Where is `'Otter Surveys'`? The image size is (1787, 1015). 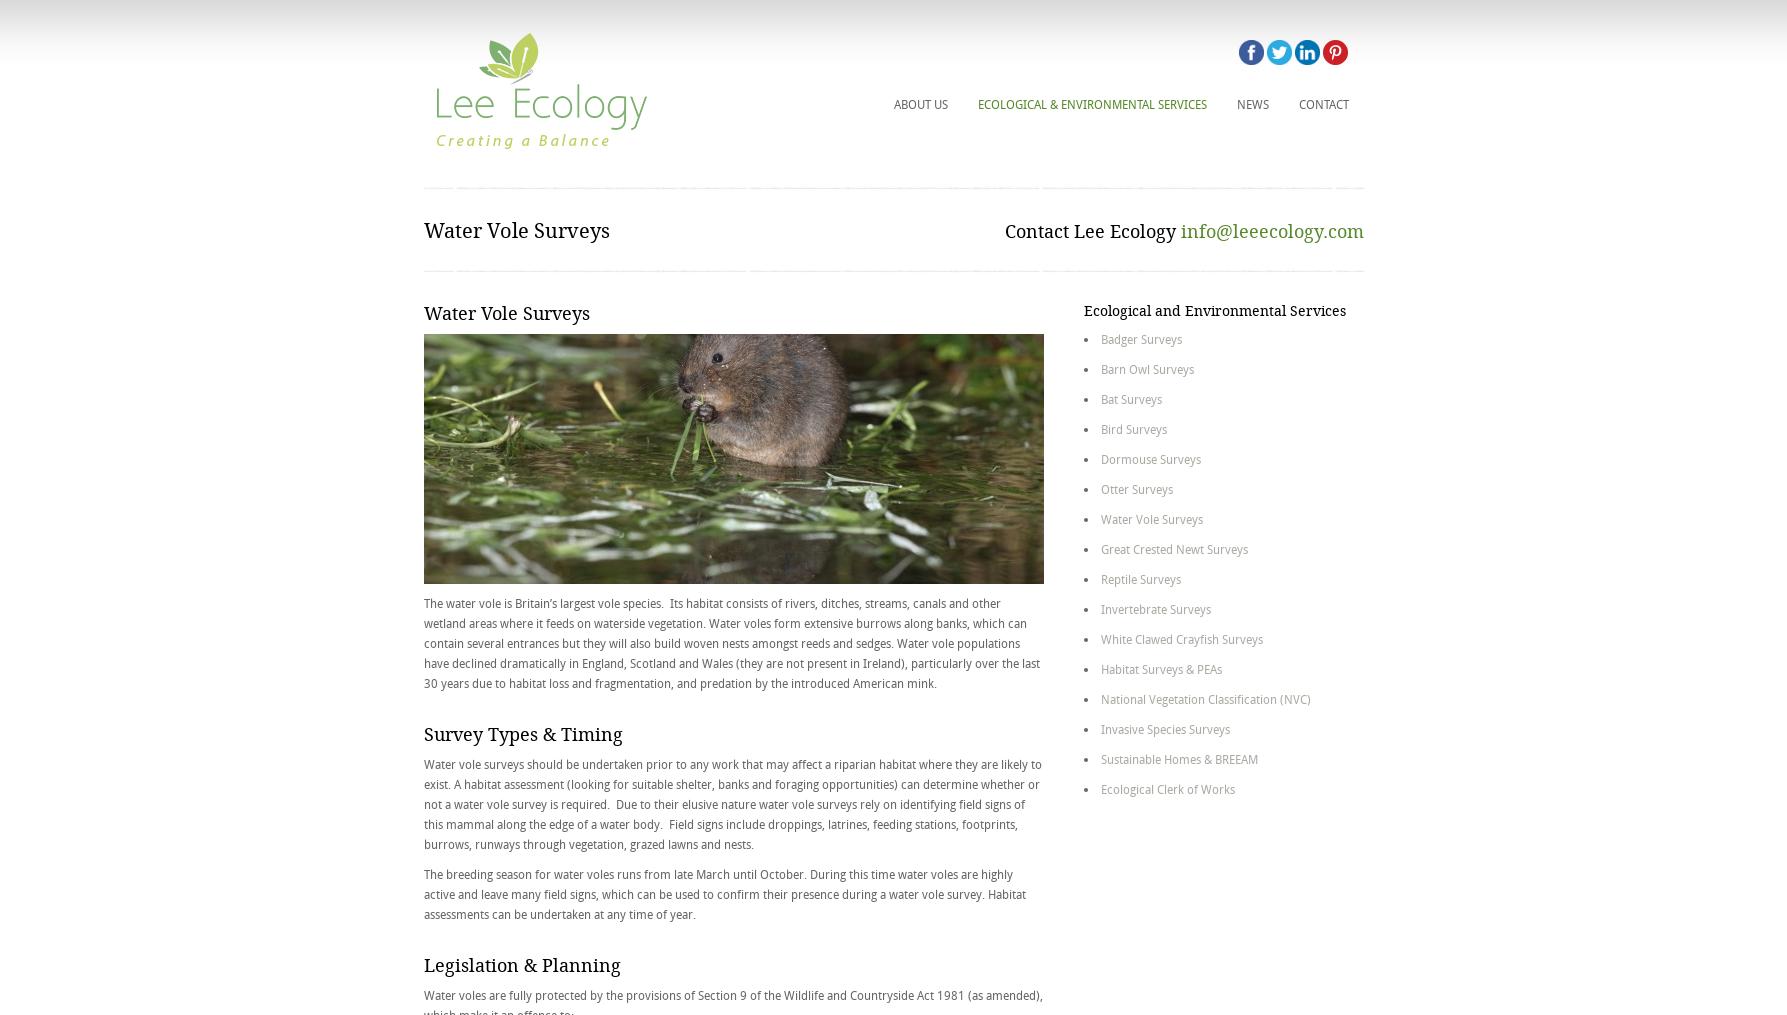
'Otter Surveys' is located at coordinates (1100, 488).